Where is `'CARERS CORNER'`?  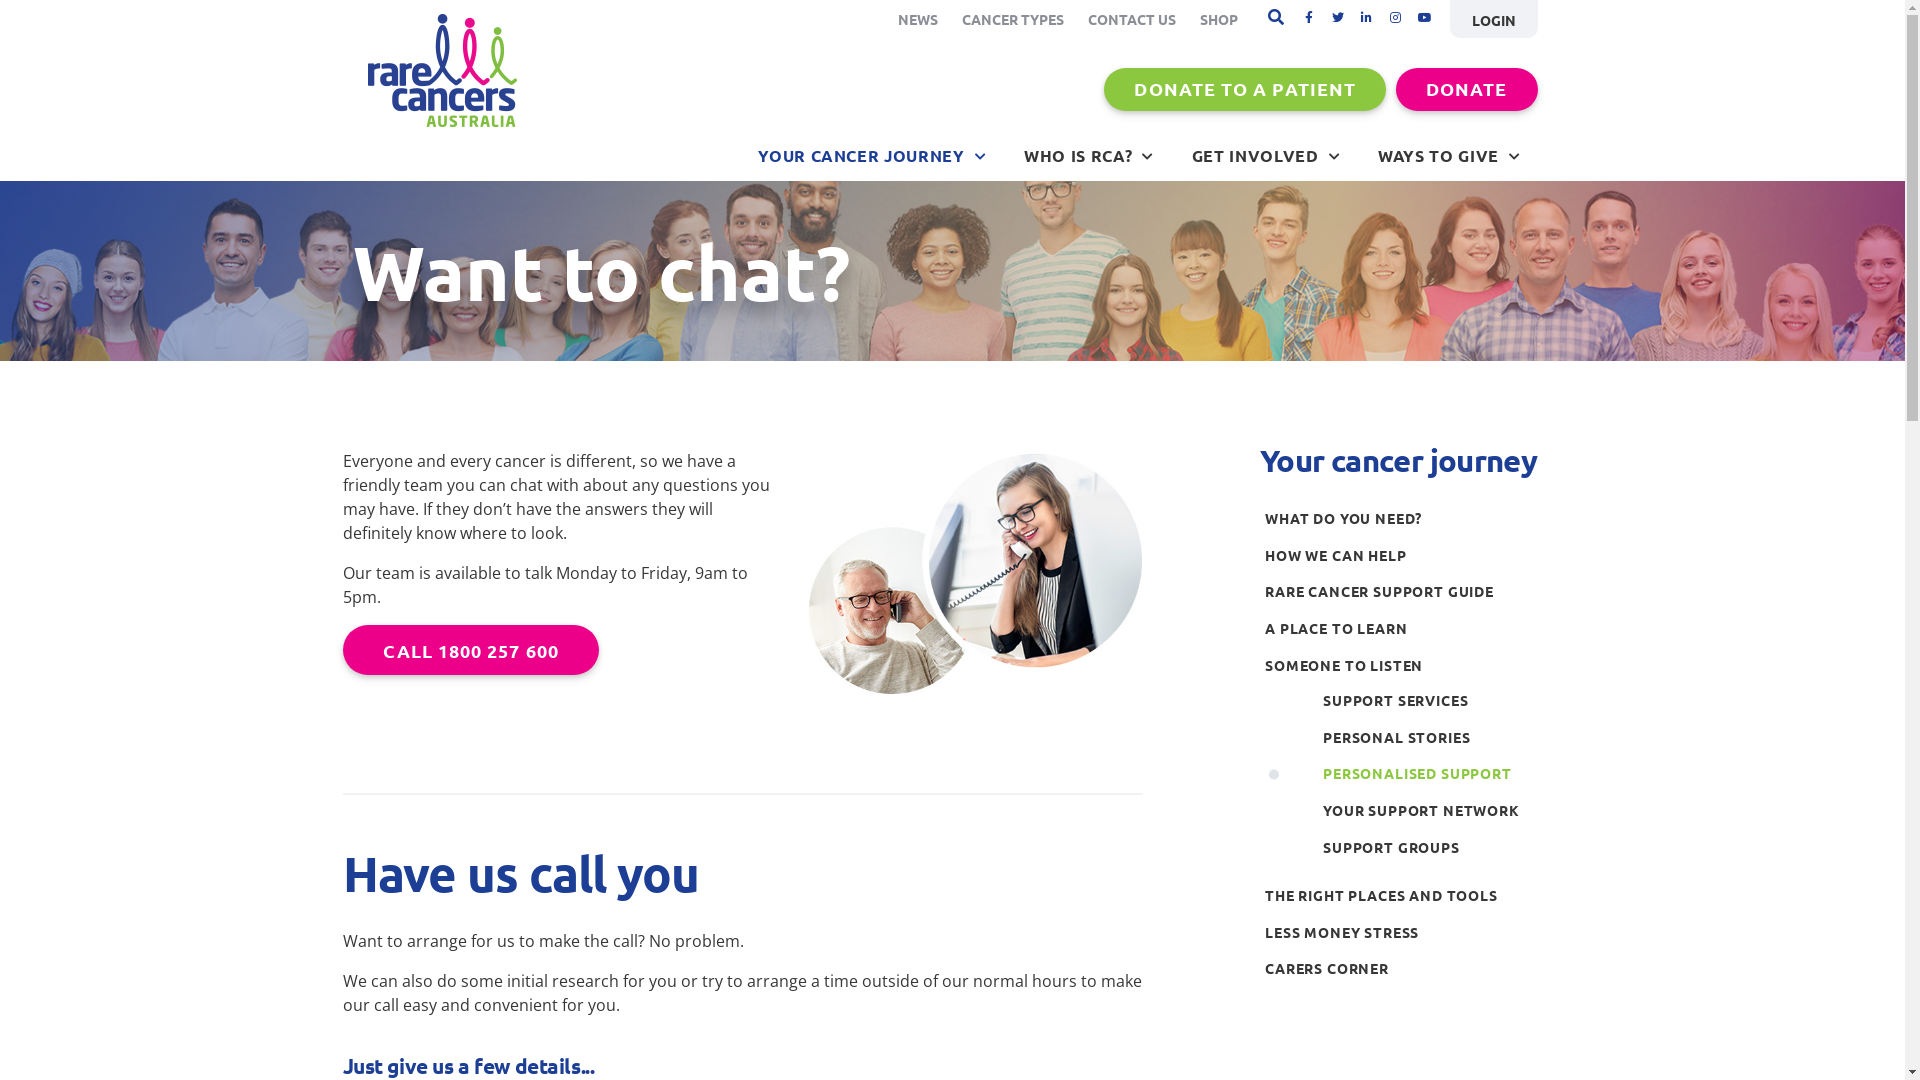 'CARERS CORNER' is located at coordinates (1405, 967).